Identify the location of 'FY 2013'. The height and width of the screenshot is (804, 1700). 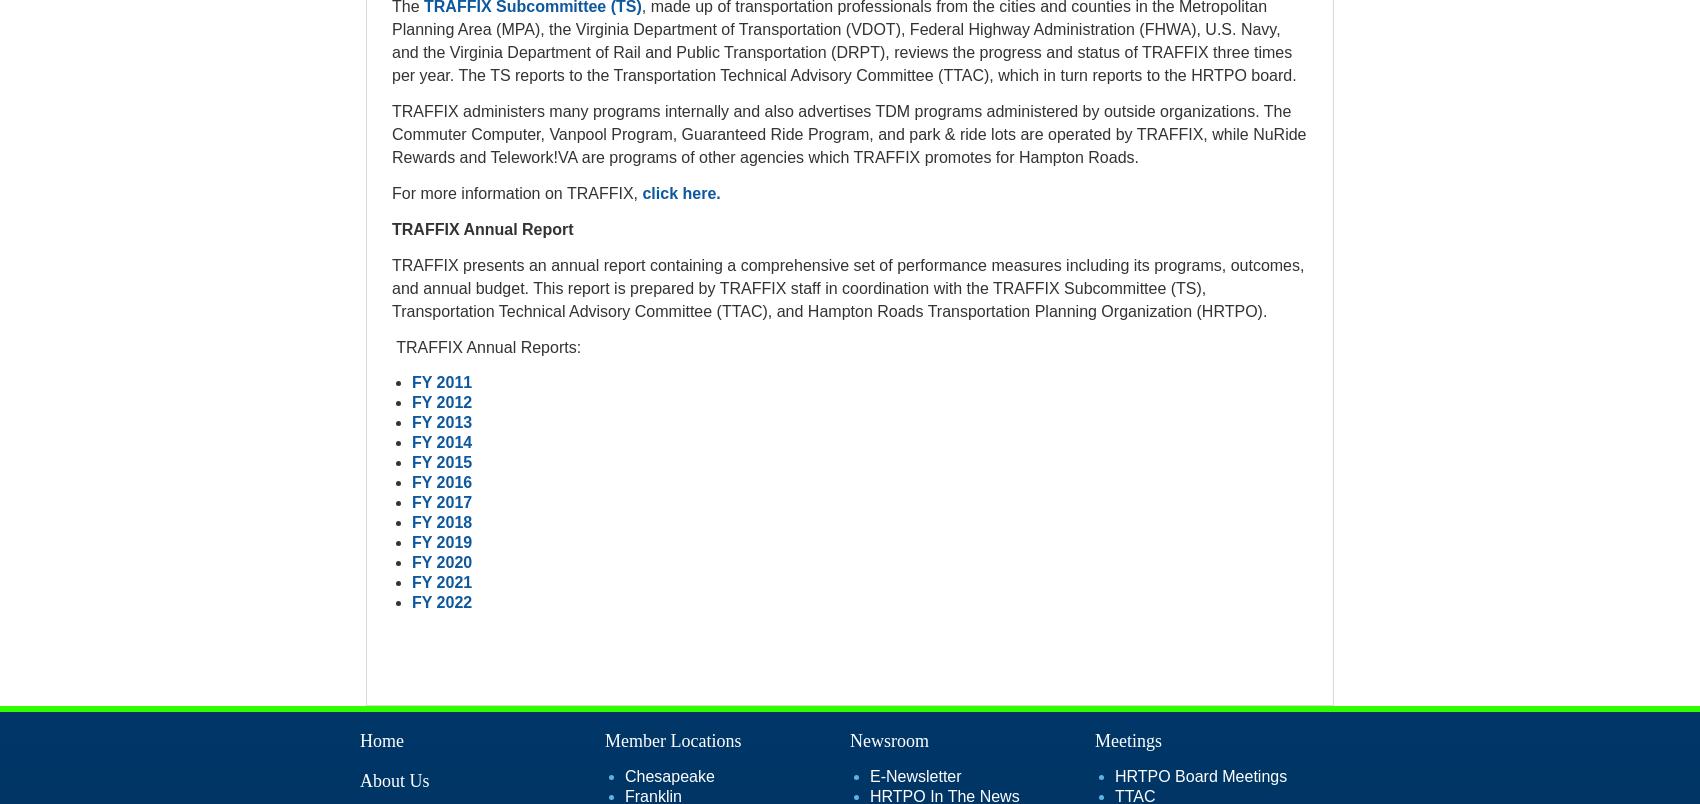
(442, 422).